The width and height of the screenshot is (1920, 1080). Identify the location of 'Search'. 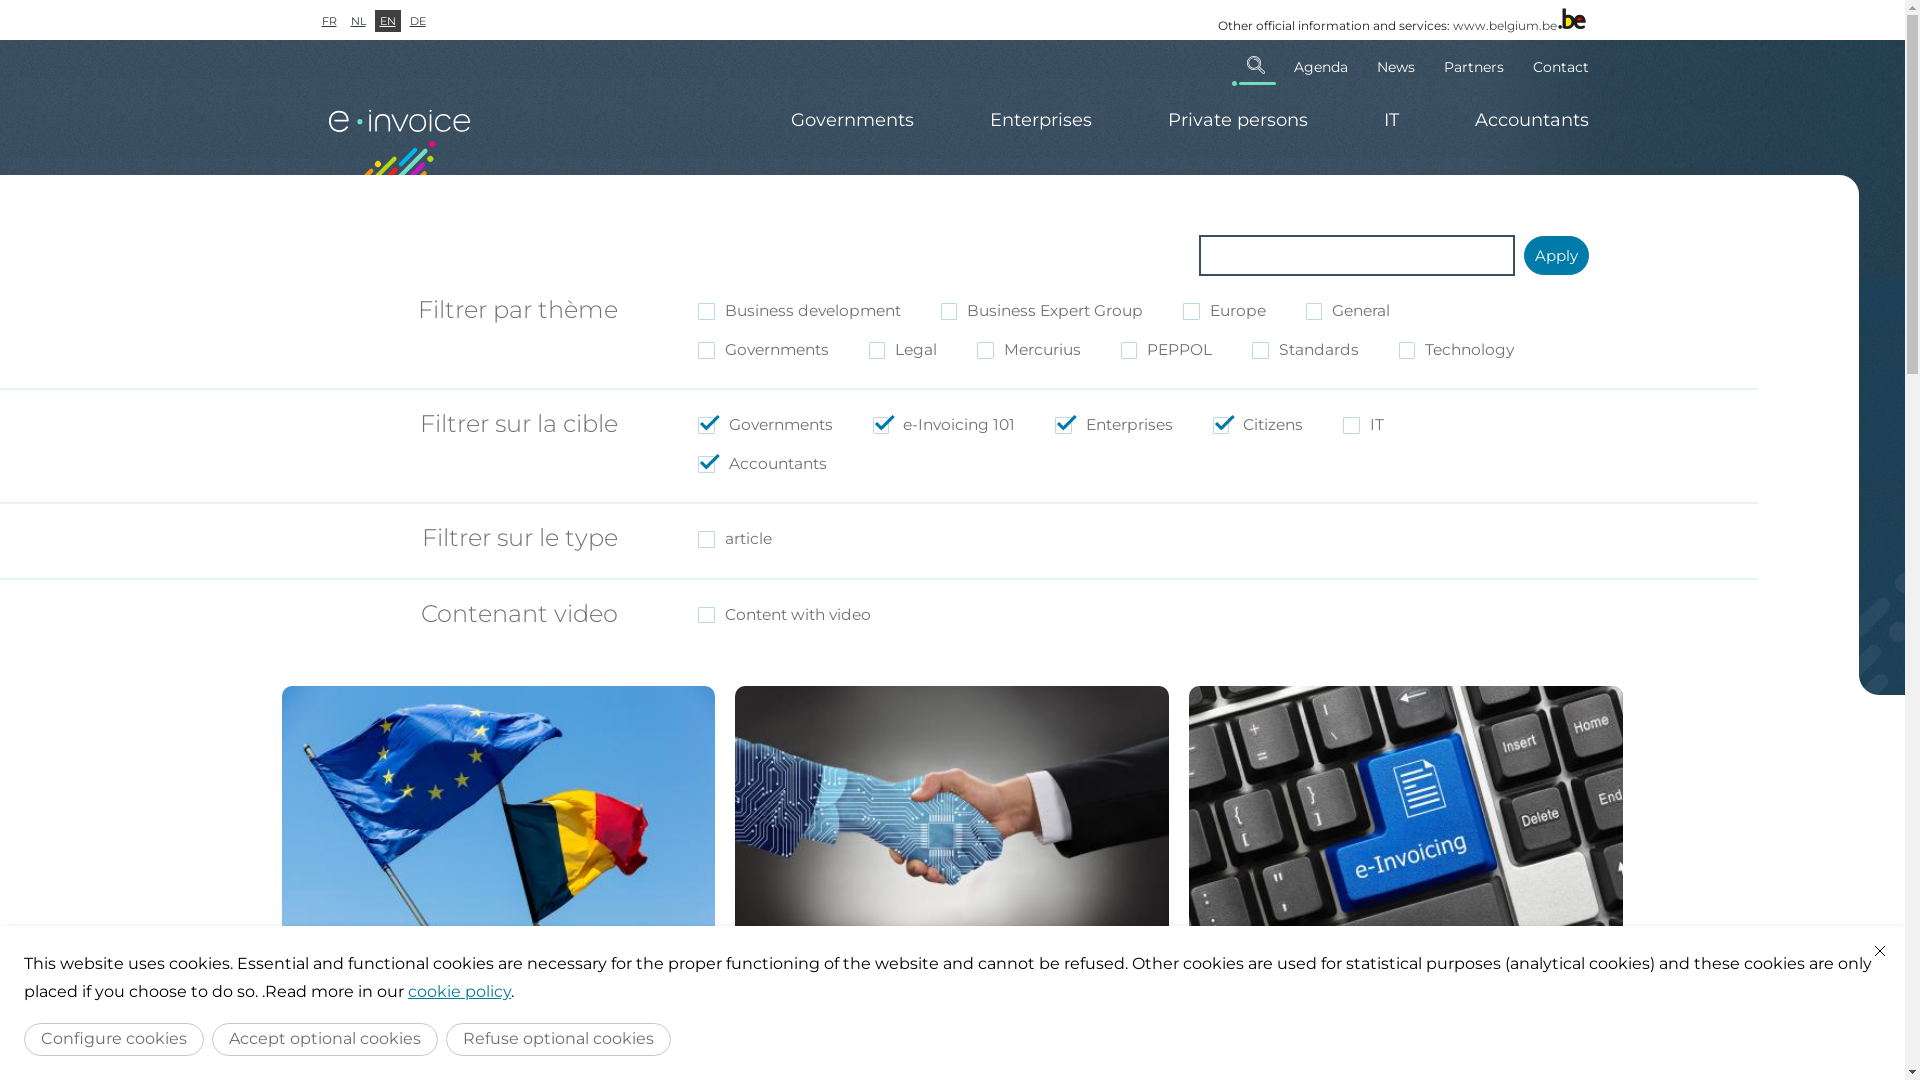
(1255, 64).